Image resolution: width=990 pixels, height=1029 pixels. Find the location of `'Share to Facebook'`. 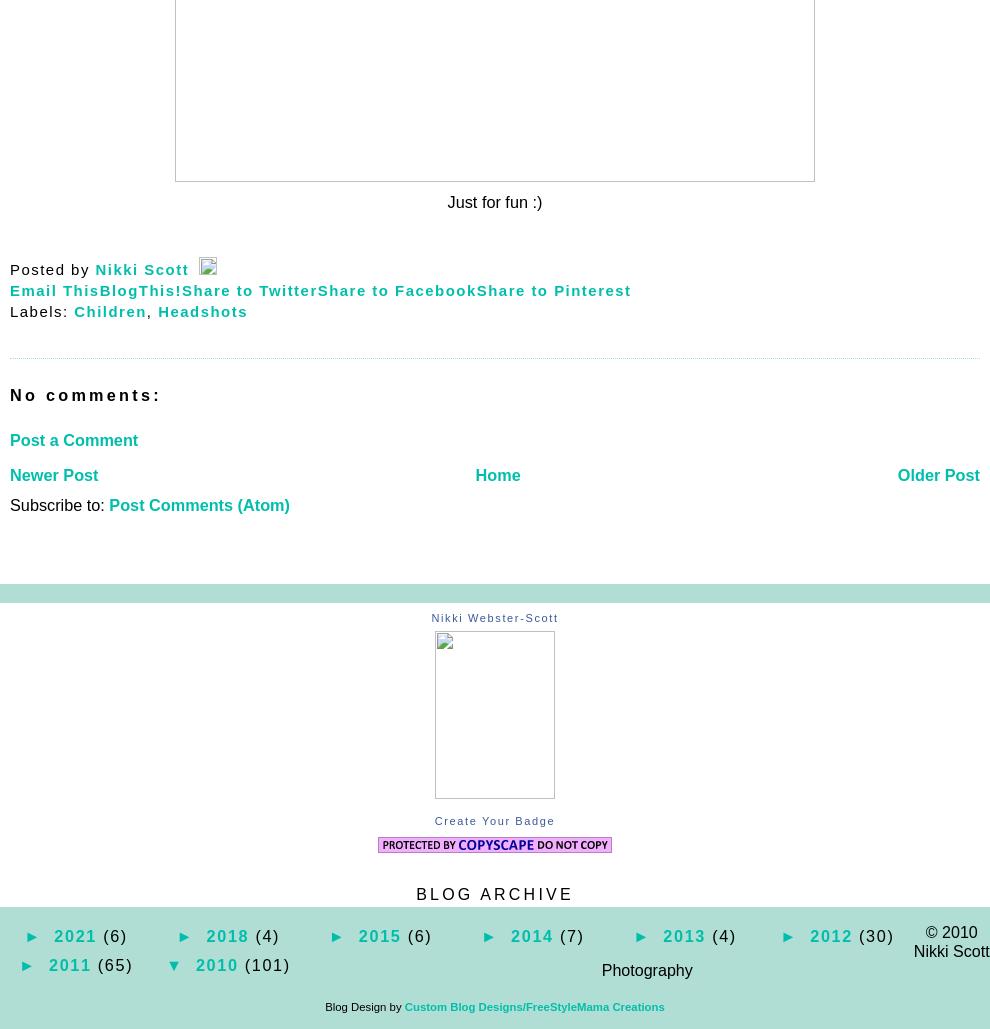

'Share to Facebook' is located at coordinates (396, 288).